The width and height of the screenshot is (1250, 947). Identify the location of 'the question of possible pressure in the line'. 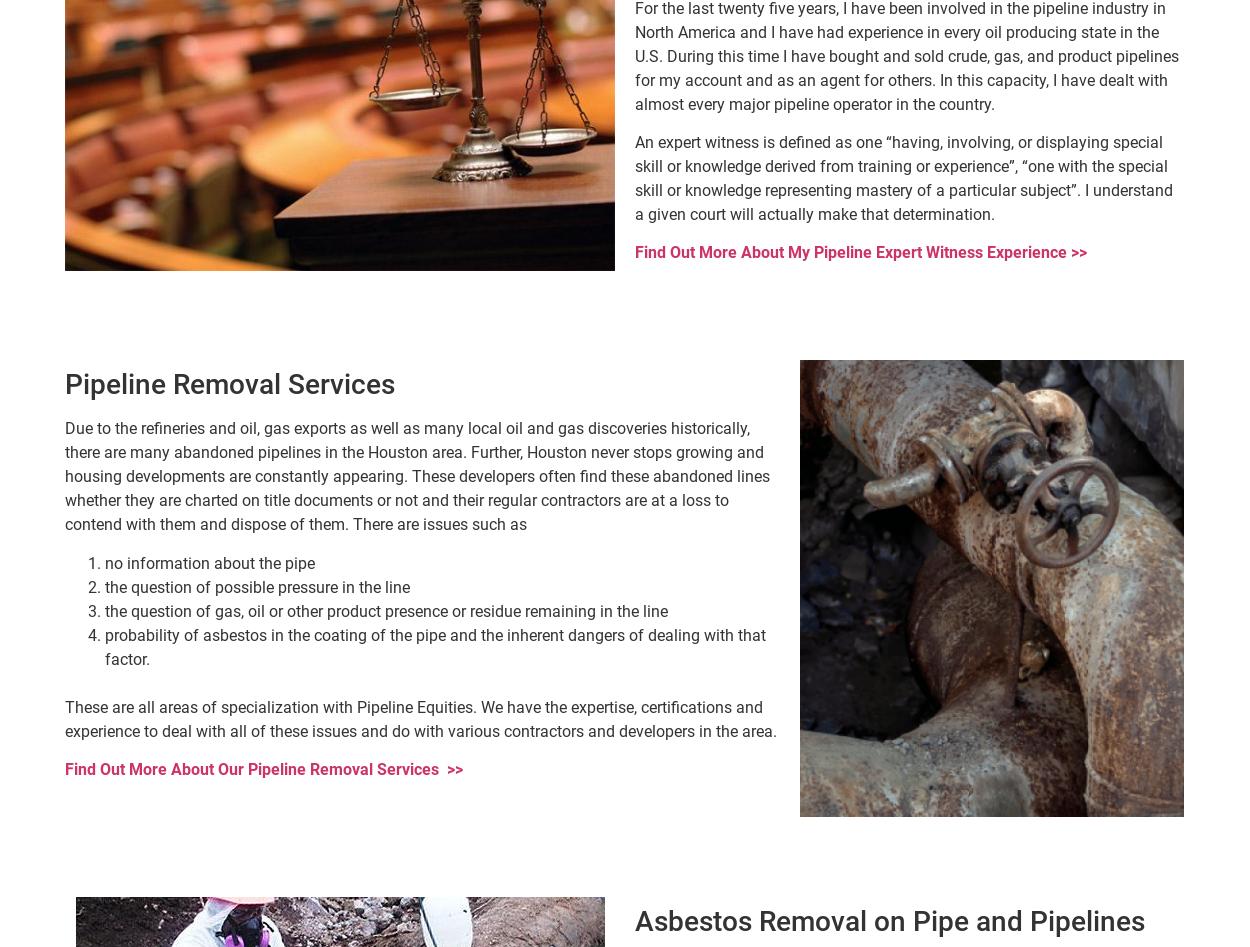
(257, 586).